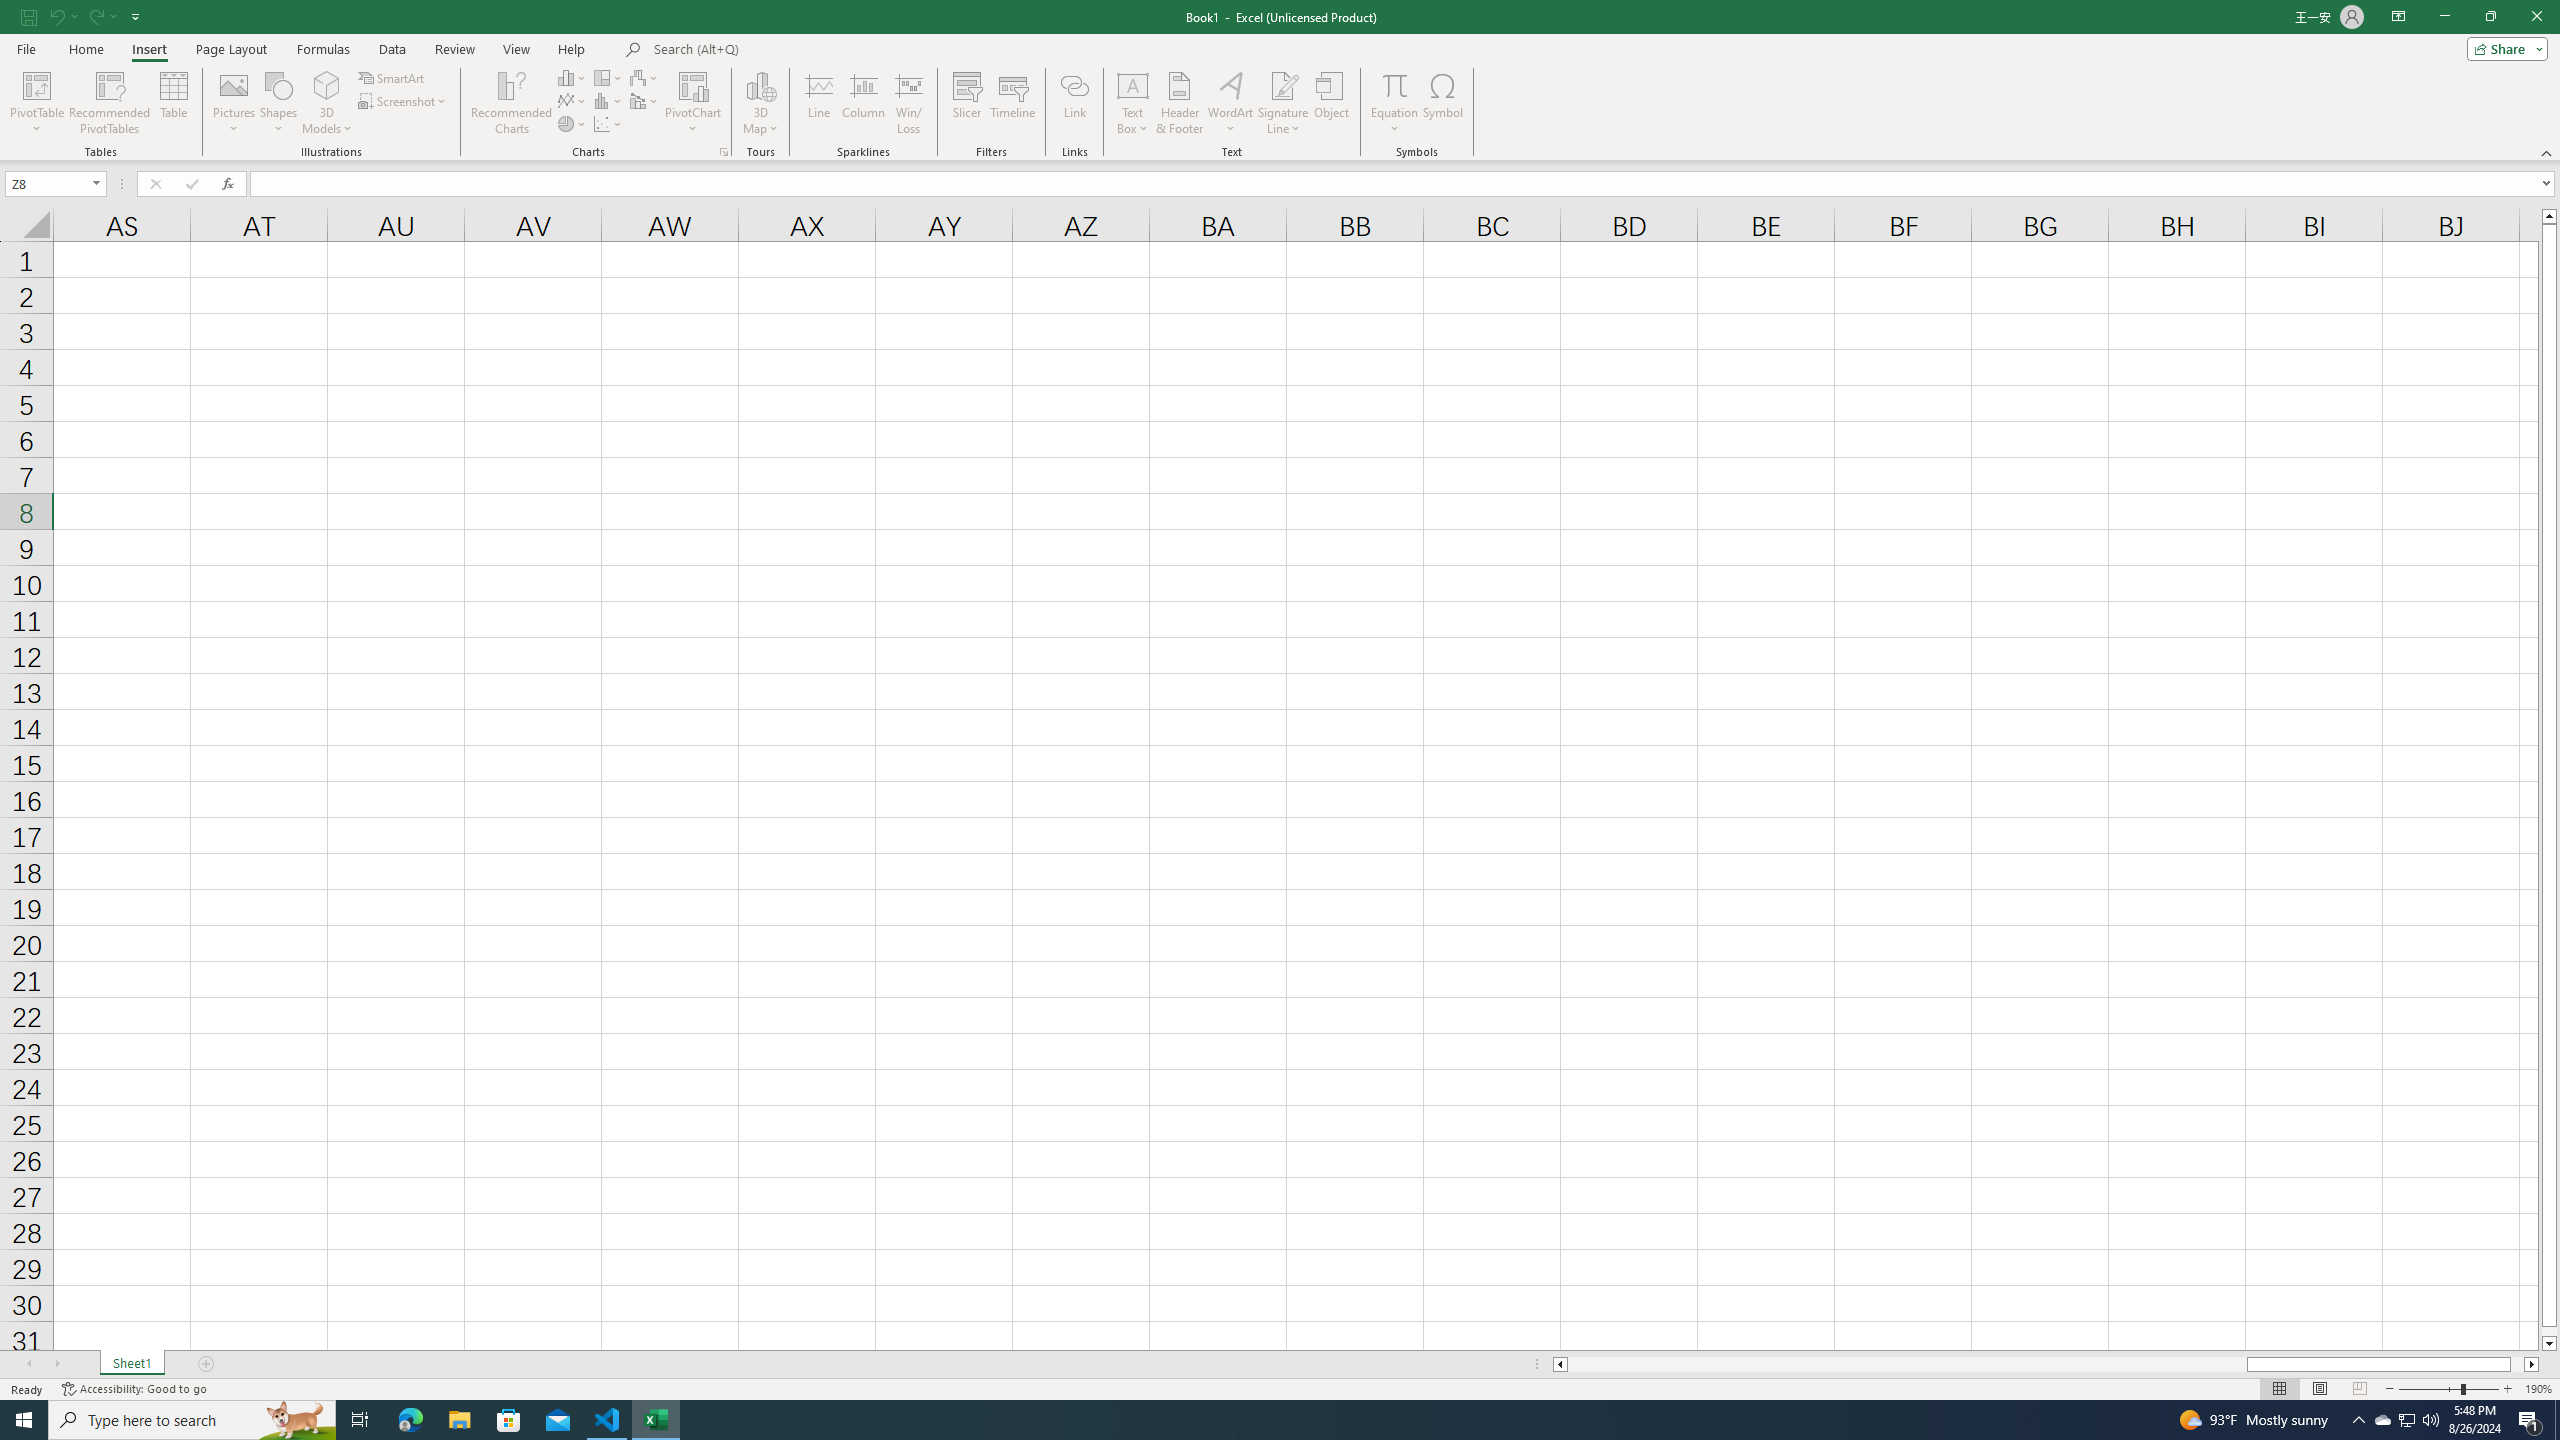 This screenshot has height=1440, width=2560. What do you see at coordinates (819, 103) in the screenshot?
I see `'Line'` at bounding box center [819, 103].